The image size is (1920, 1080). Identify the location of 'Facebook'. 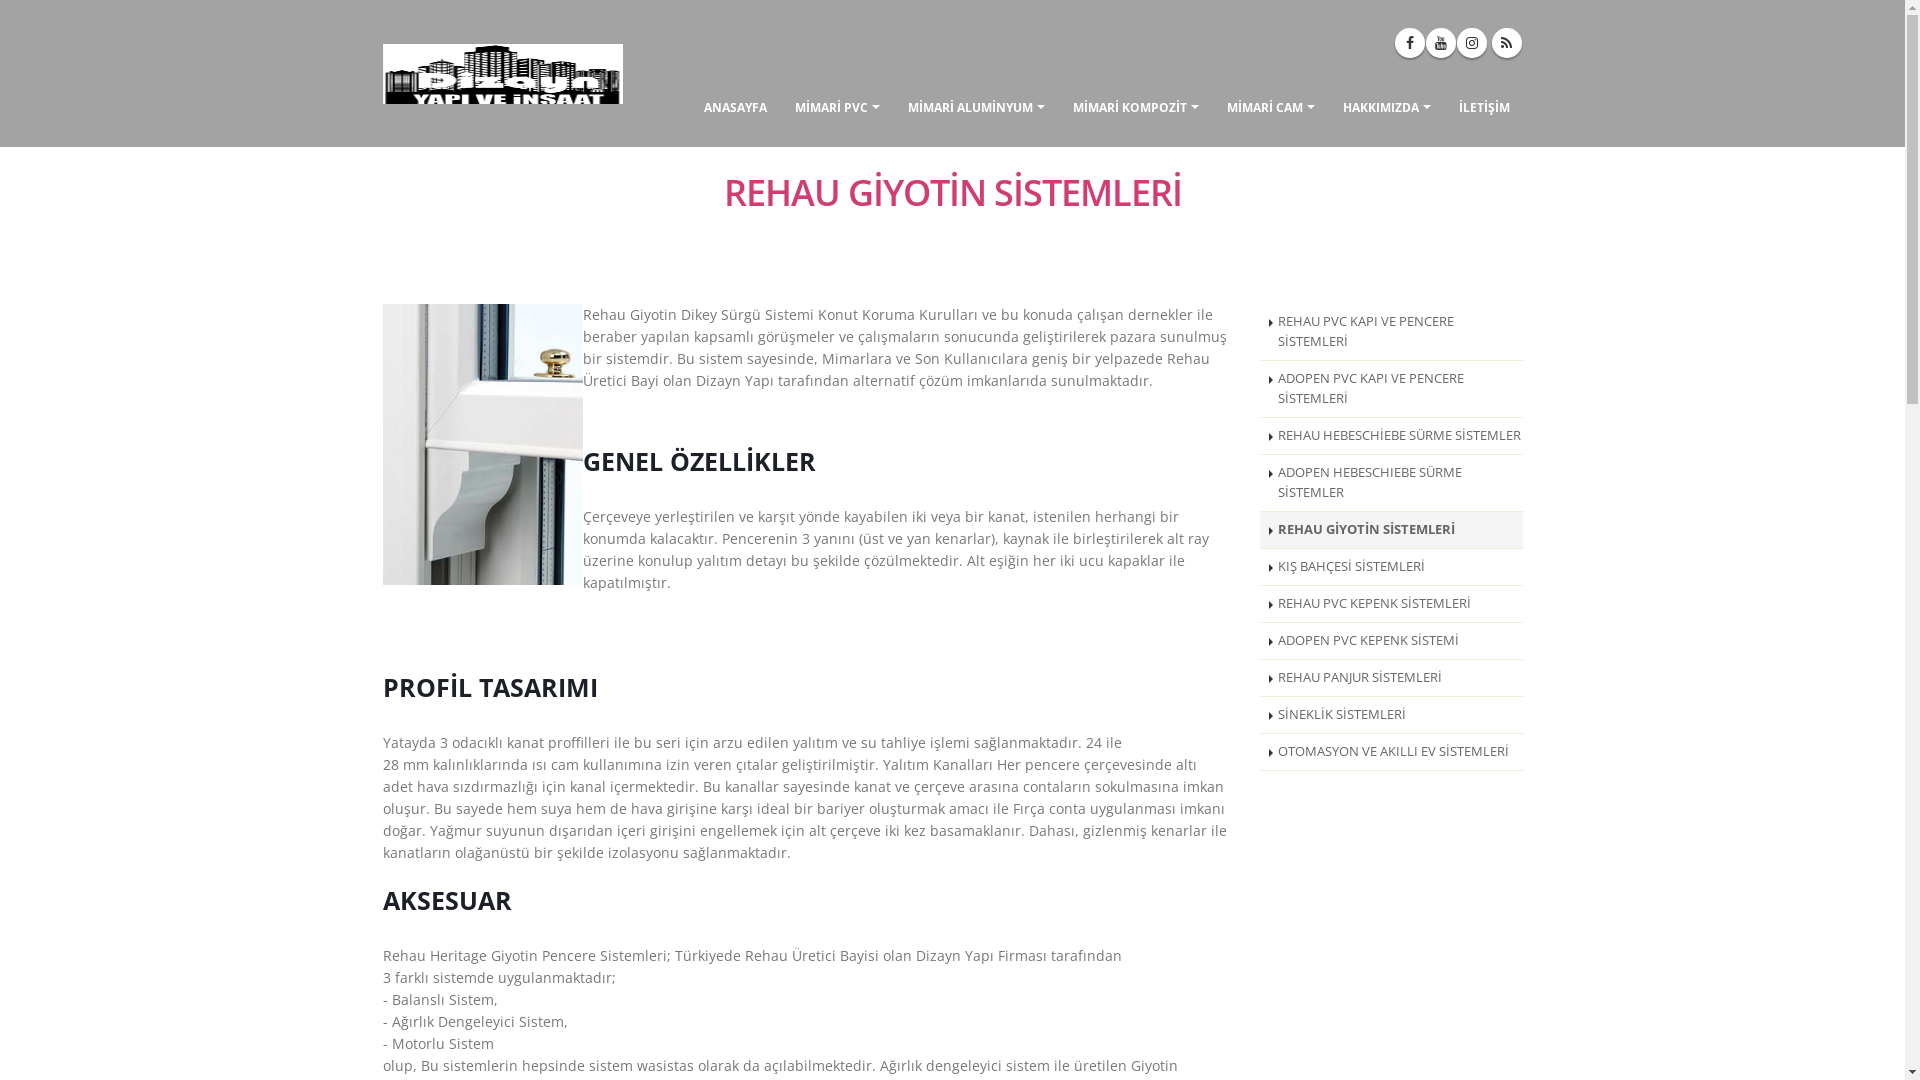
(1392, 42).